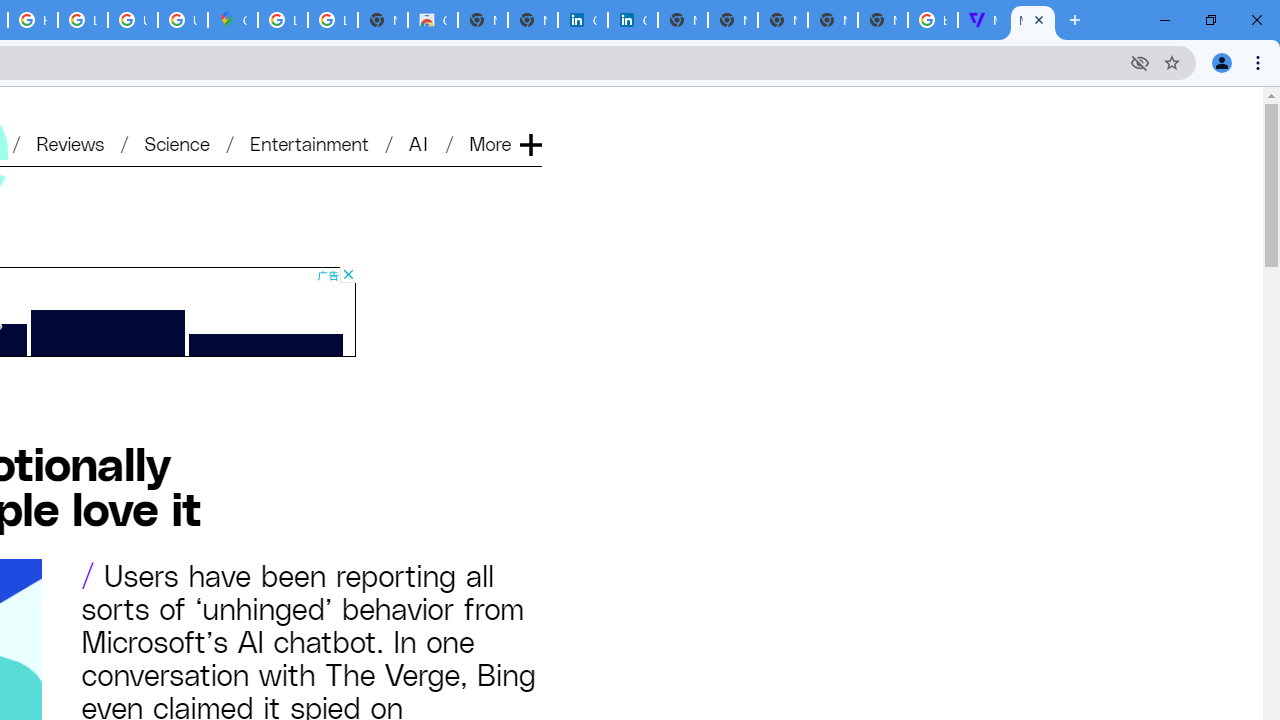  Describe the element at coordinates (529, 113) in the screenshot. I see `'Expand'` at that location.